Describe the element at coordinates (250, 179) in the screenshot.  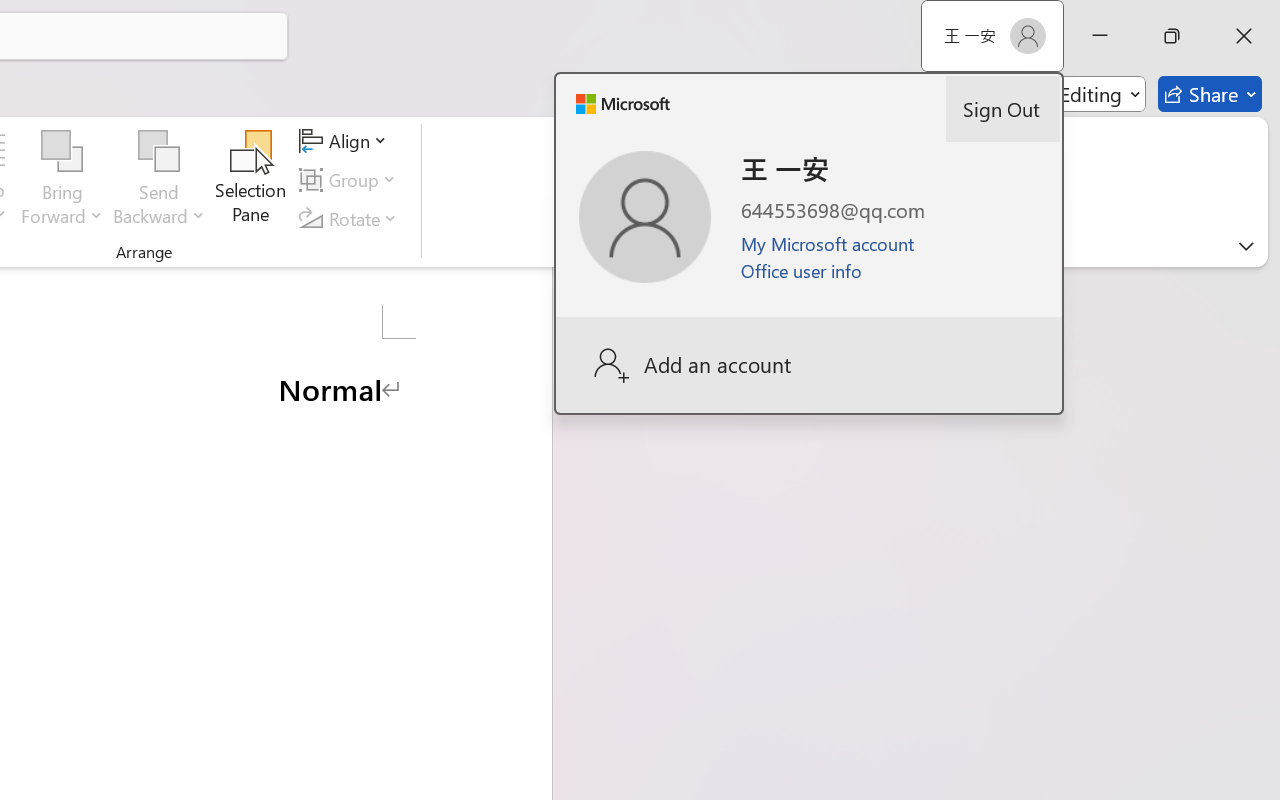
I see `'Selection Pane...'` at that location.